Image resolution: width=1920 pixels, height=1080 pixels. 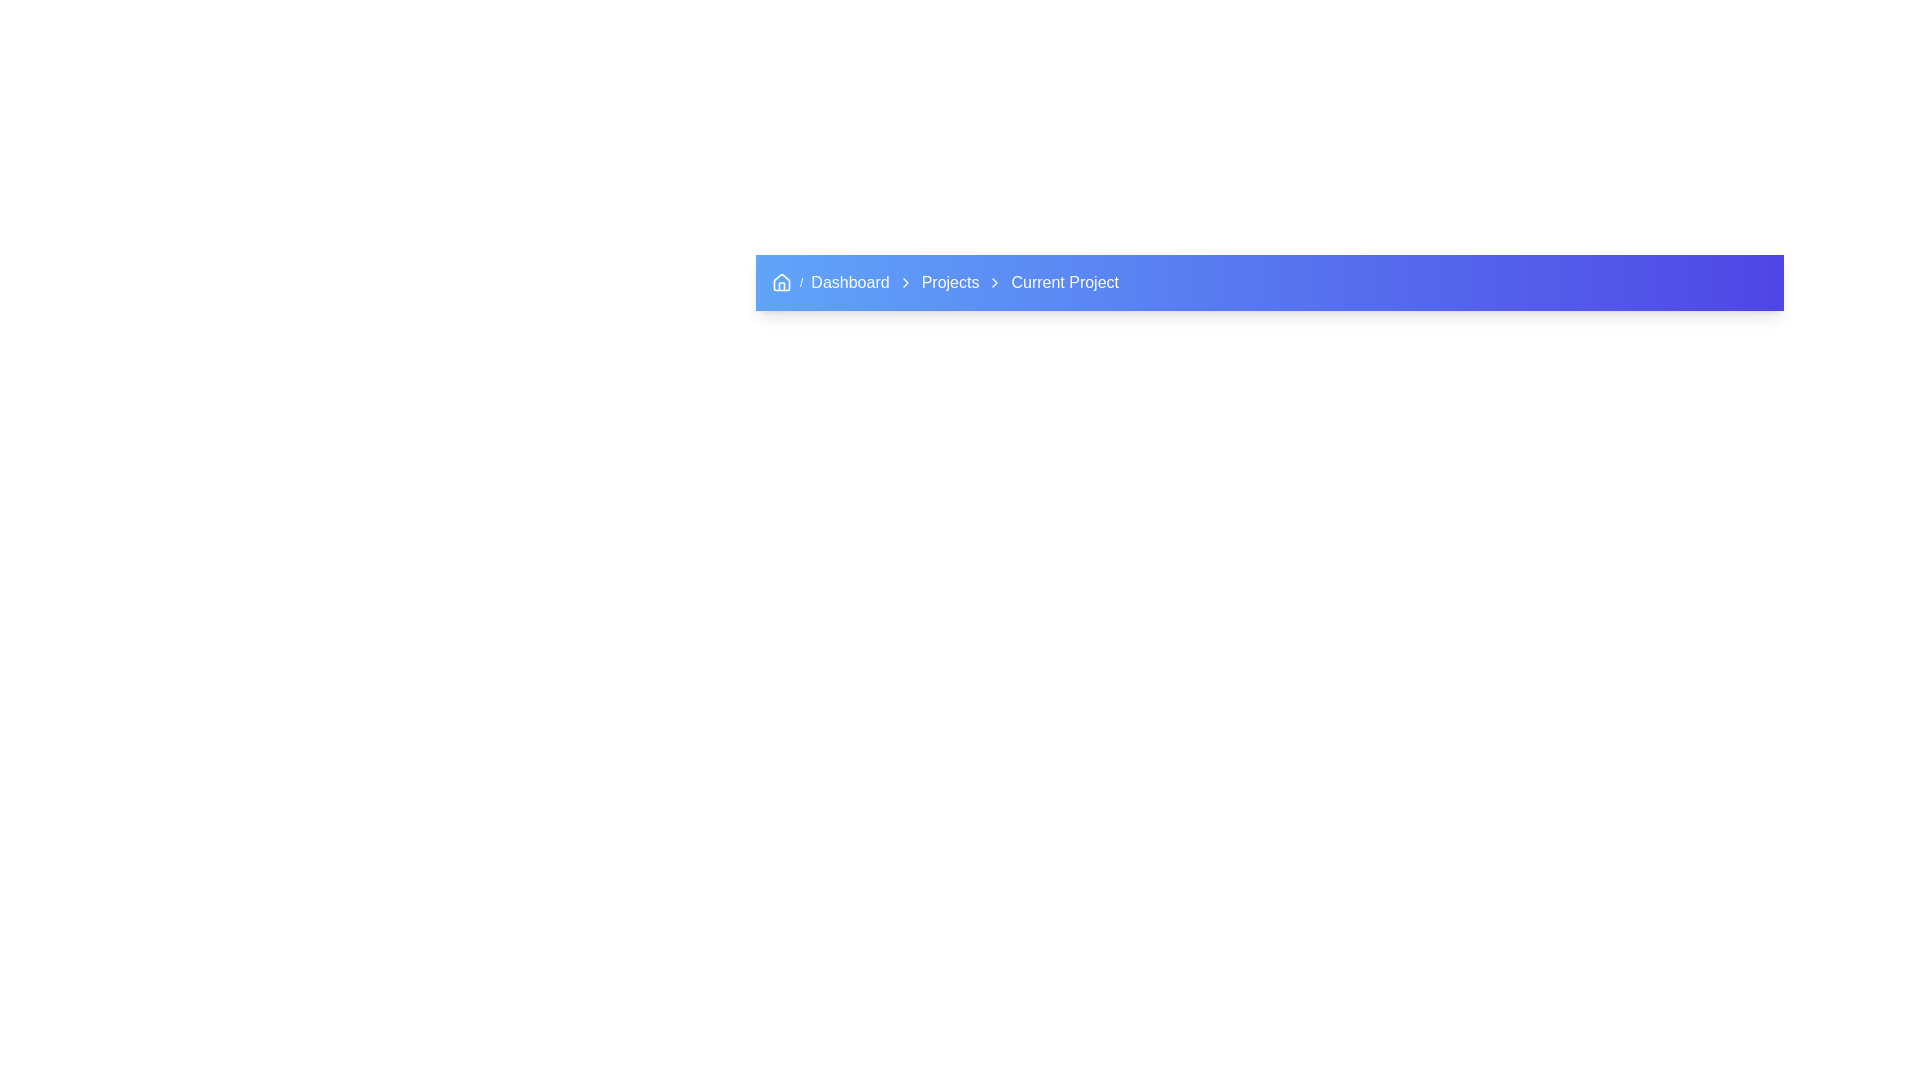 I want to click on the third chevron icon in the breadcrumb navigation that separates 'Projects' and 'Current Project' sections, so click(x=995, y=282).